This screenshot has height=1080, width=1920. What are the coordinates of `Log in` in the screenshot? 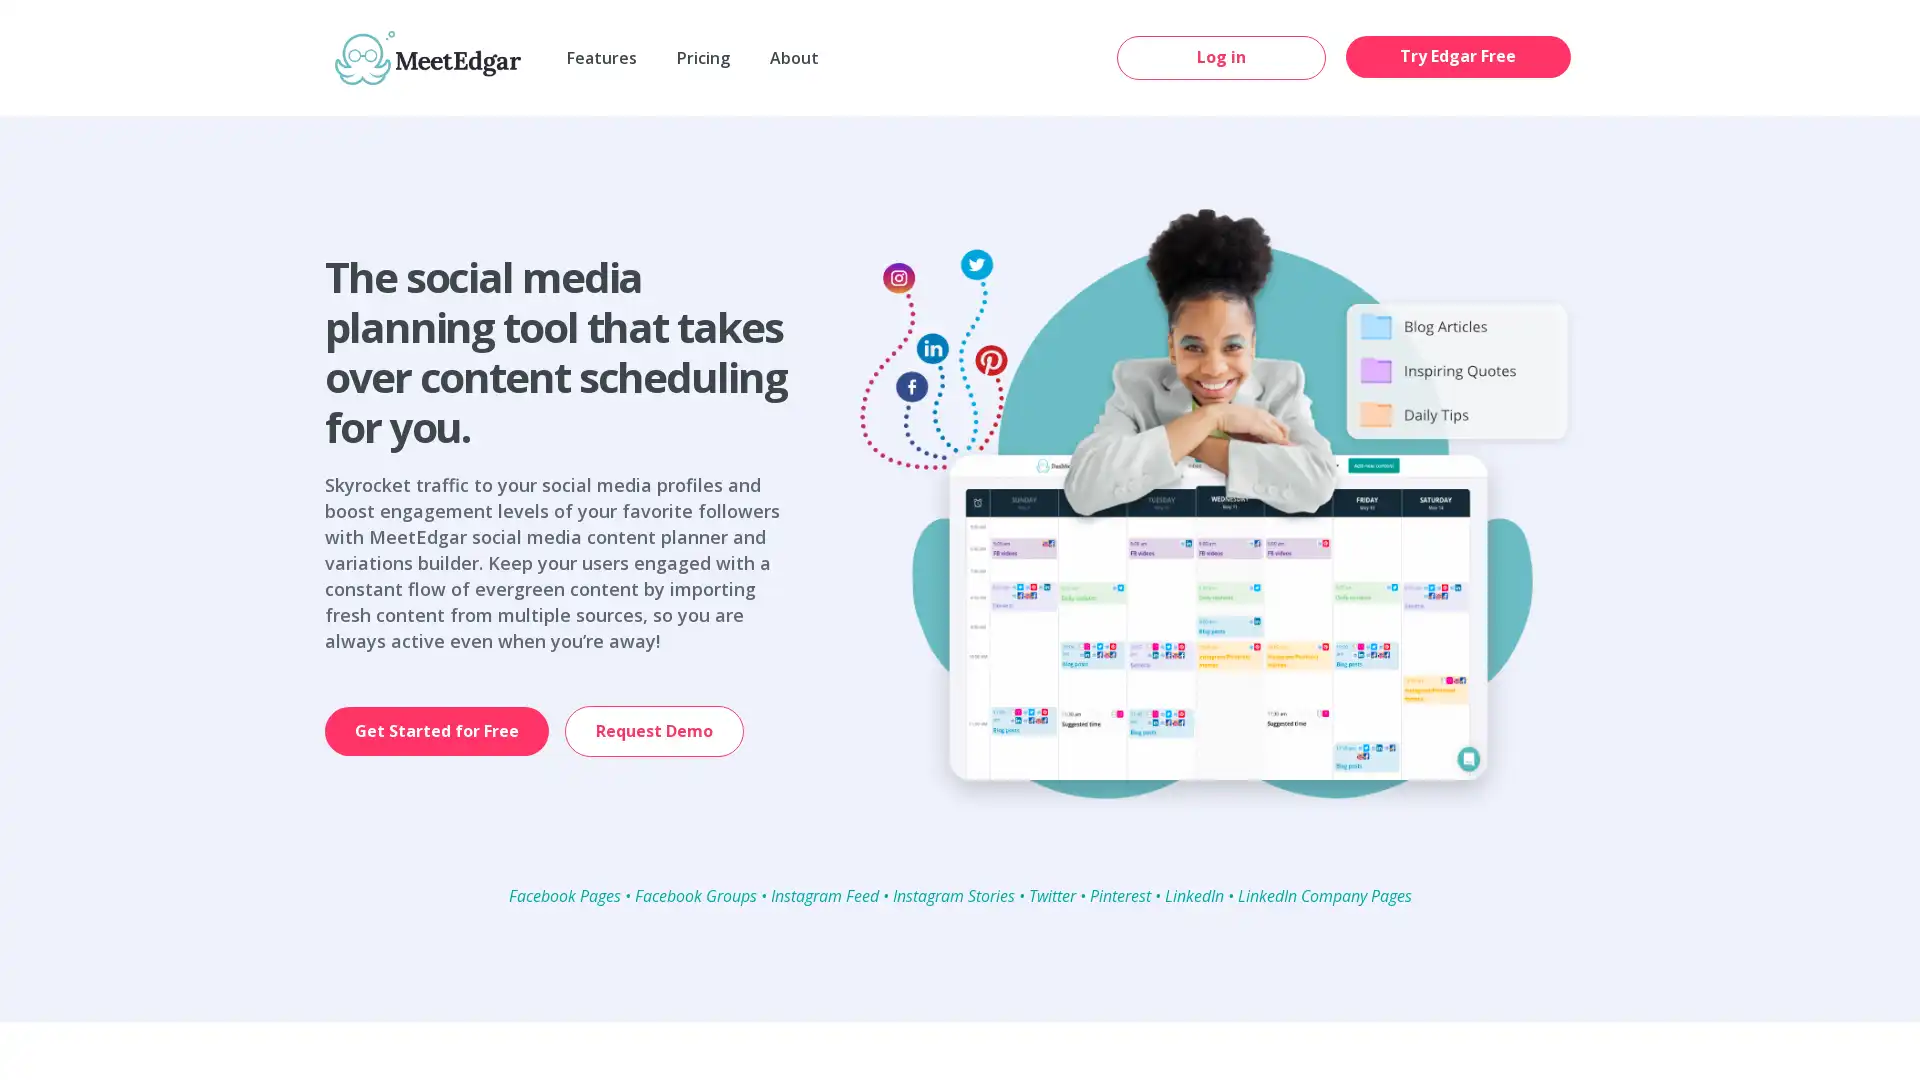 It's located at (1220, 56).